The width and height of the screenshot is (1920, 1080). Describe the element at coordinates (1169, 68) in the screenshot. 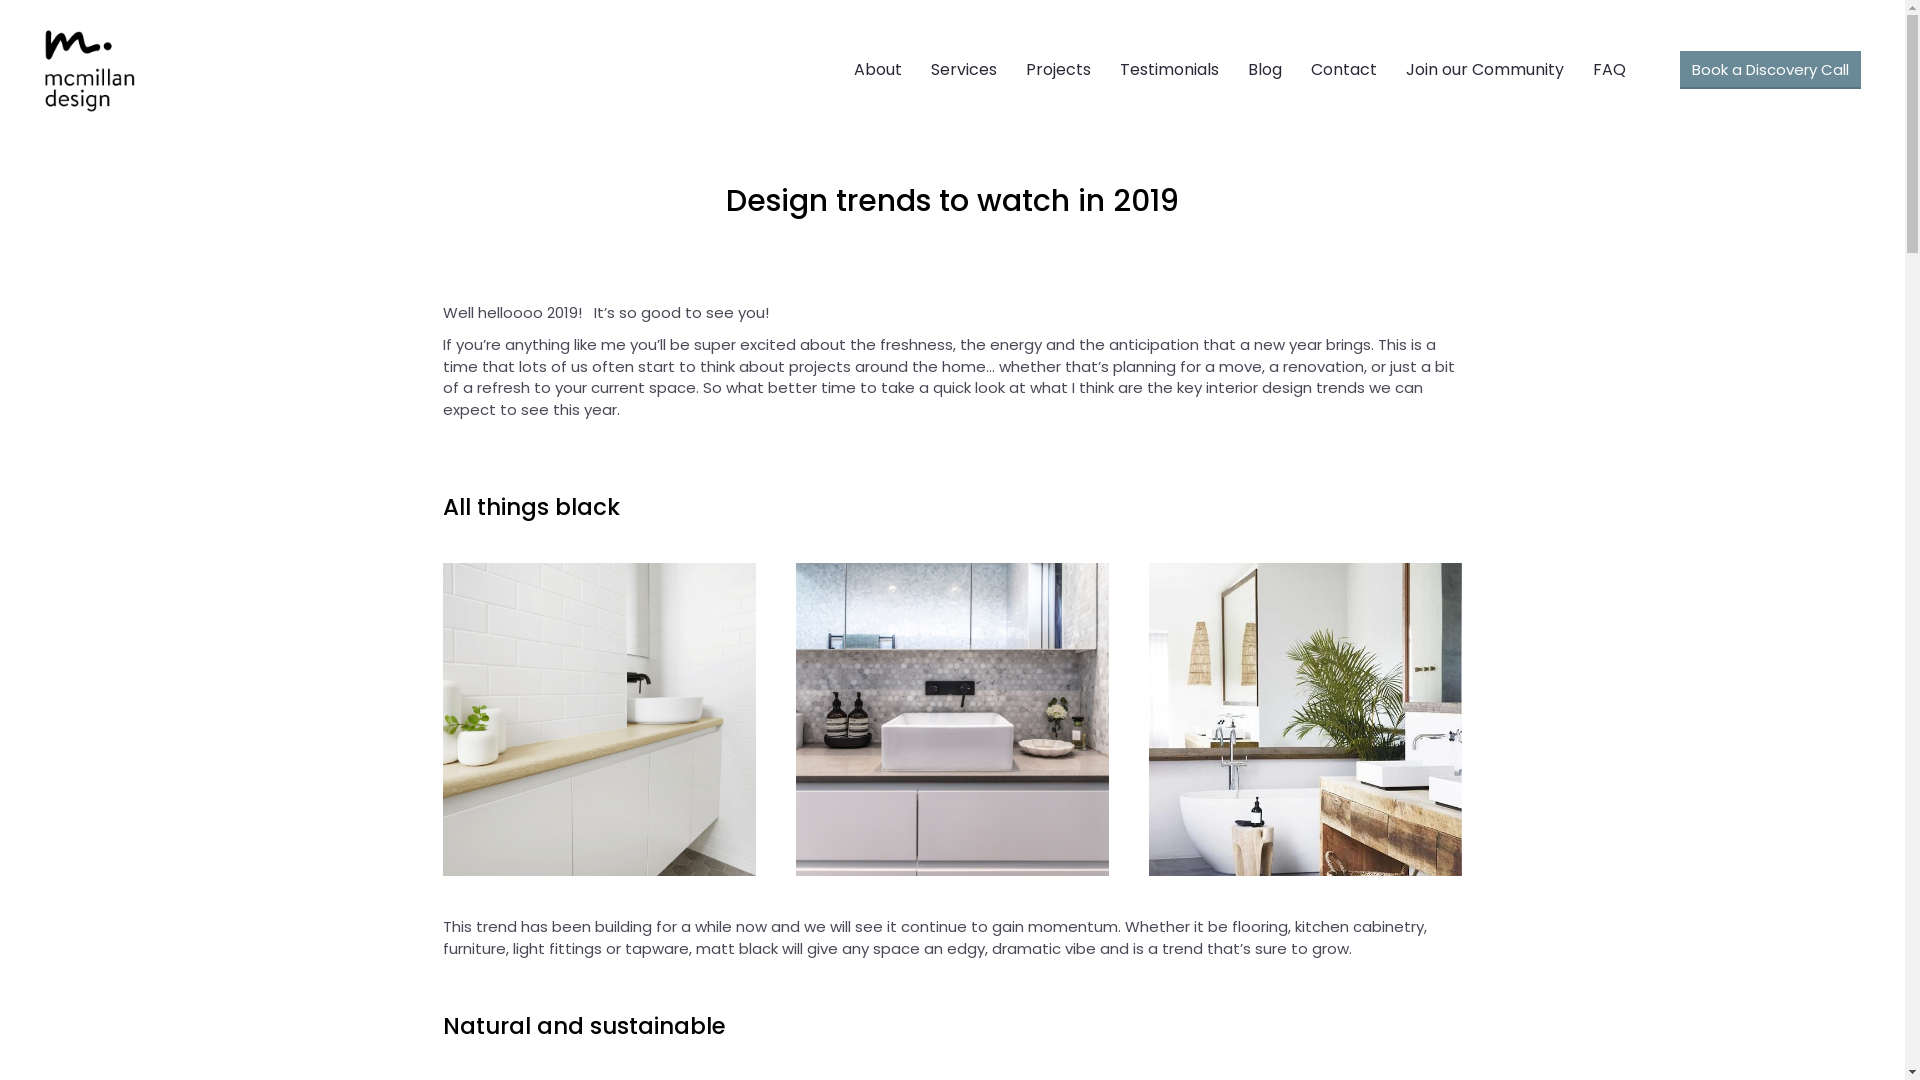

I see `'Testimonials'` at that location.